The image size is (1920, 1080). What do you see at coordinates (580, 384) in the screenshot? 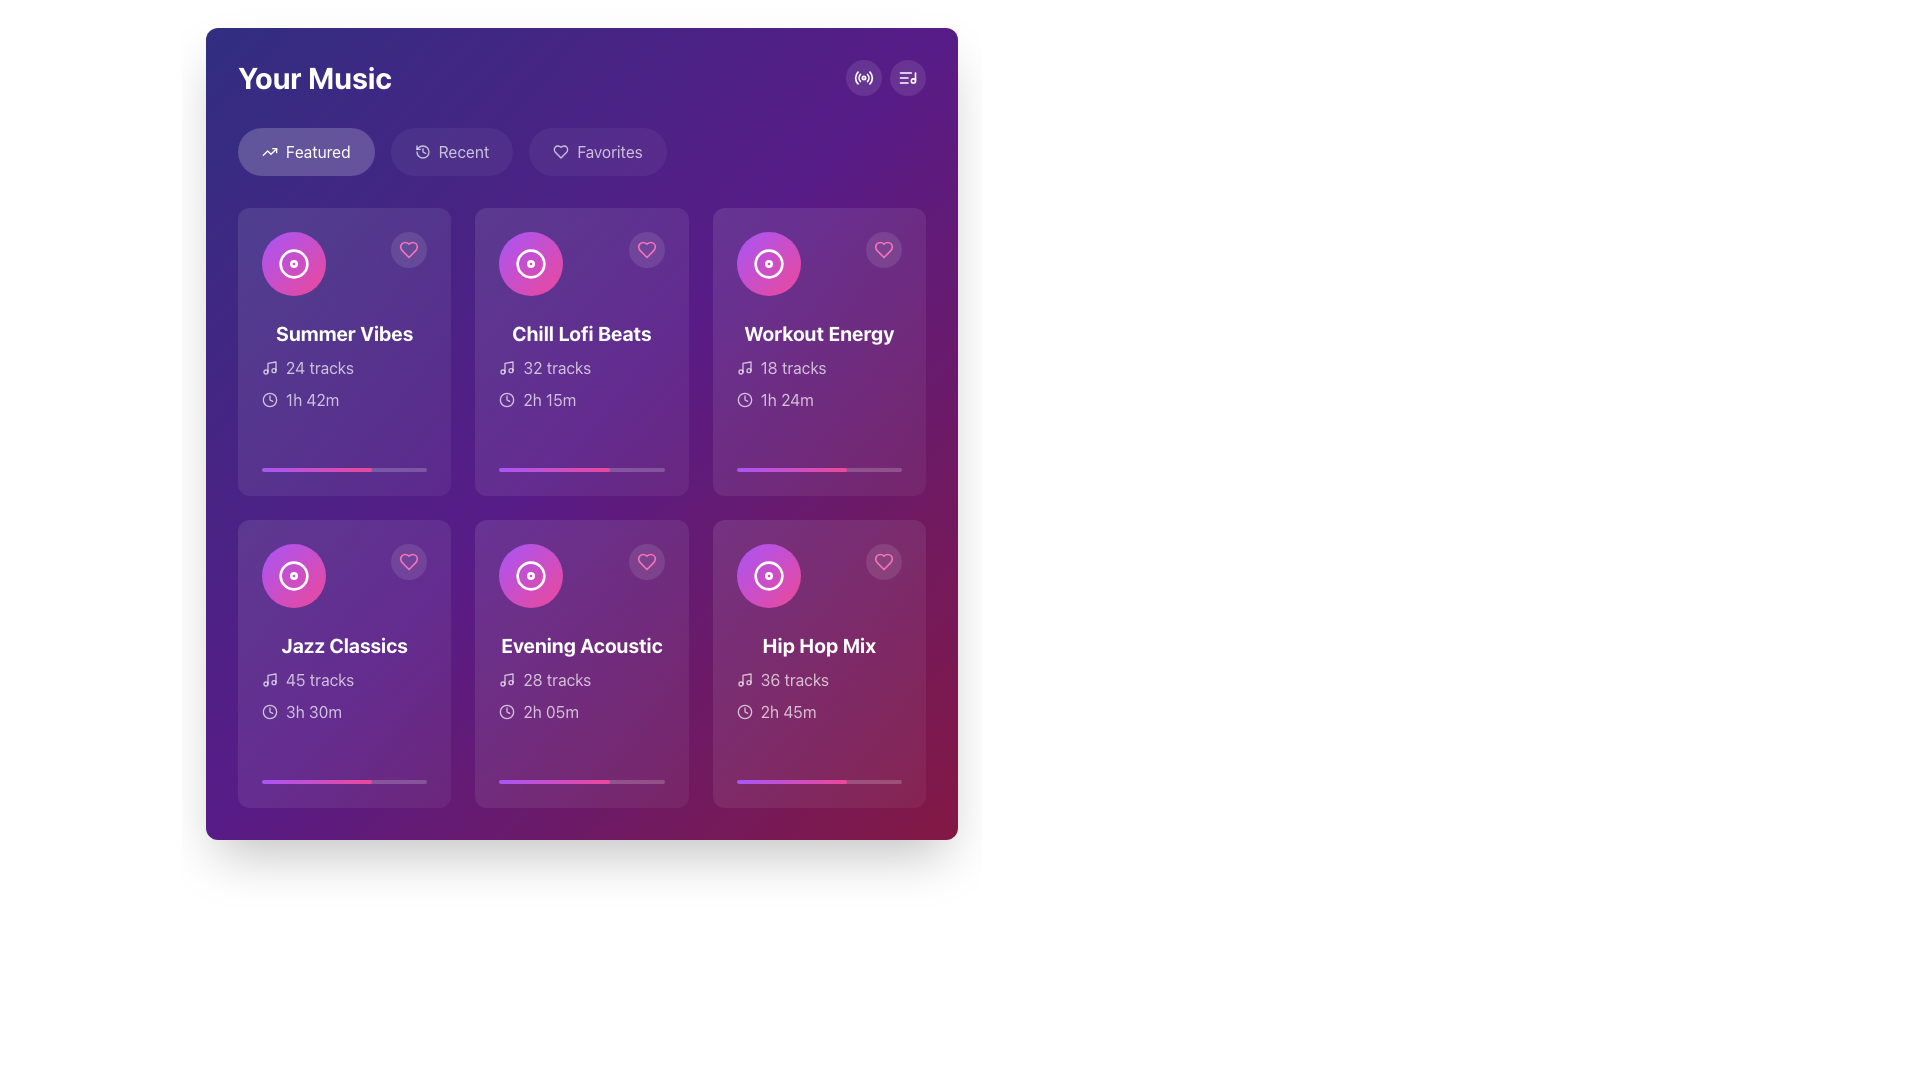
I see `the Information display element showing '32 tracks' and '2h 15m' within the 'Chill Lofi Beats' card` at bounding box center [580, 384].